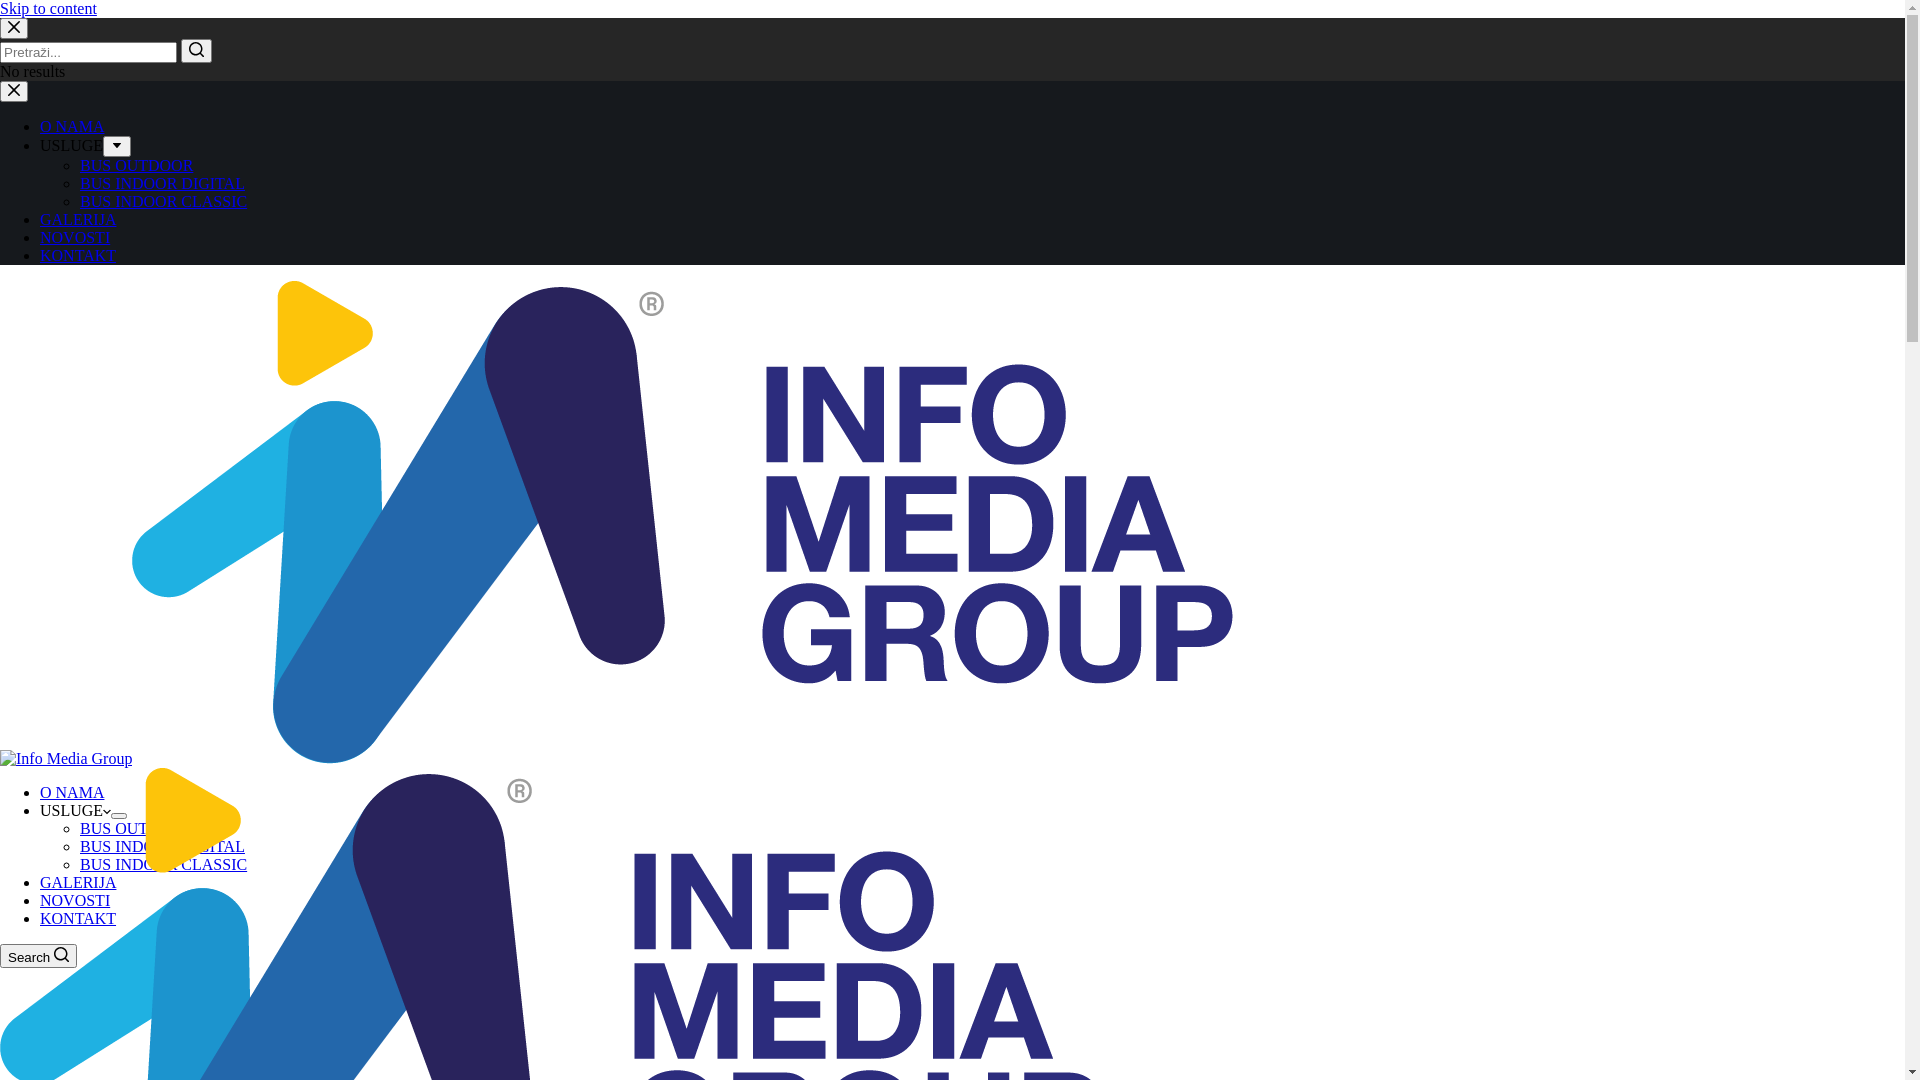 The width and height of the screenshot is (1920, 1080). What do you see at coordinates (163, 201) in the screenshot?
I see `'BUS INDOOR CLASSIC'` at bounding box center [163, 201].